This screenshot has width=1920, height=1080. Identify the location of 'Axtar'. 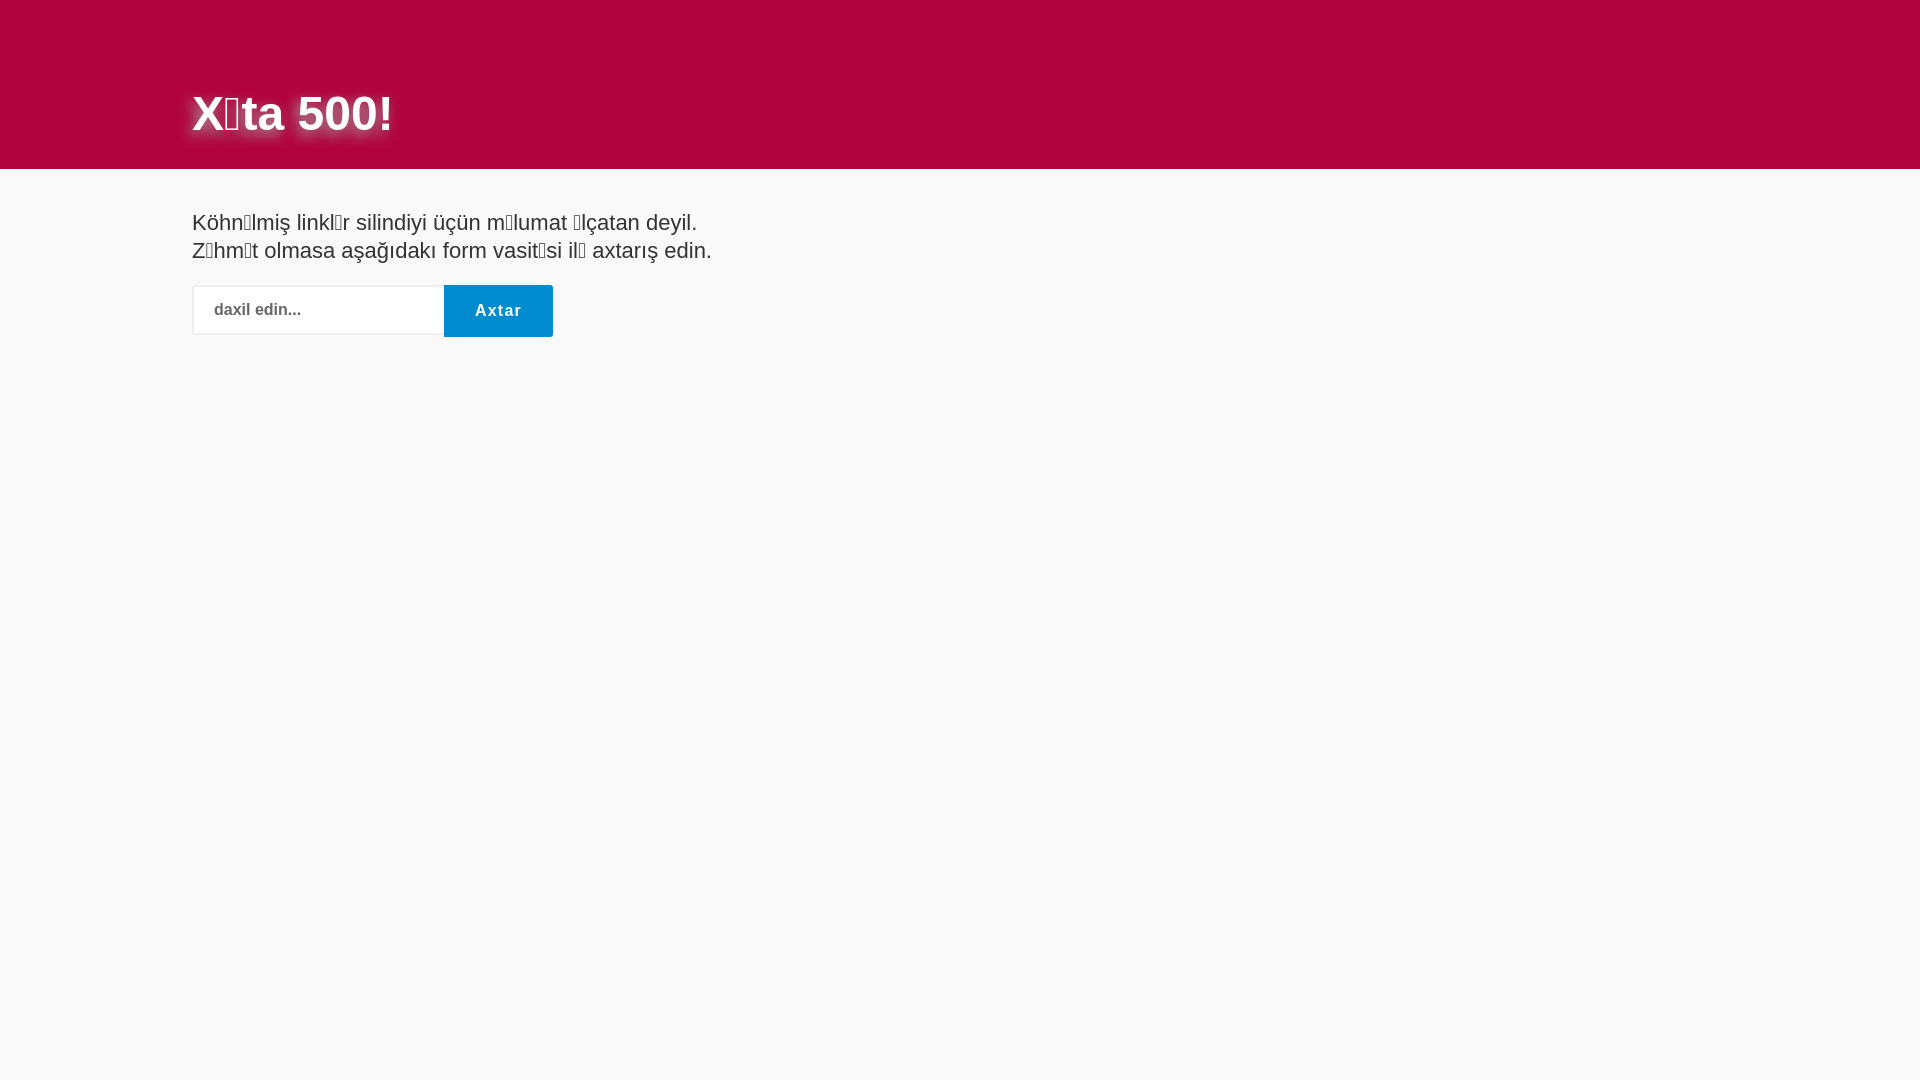
(498, 311).